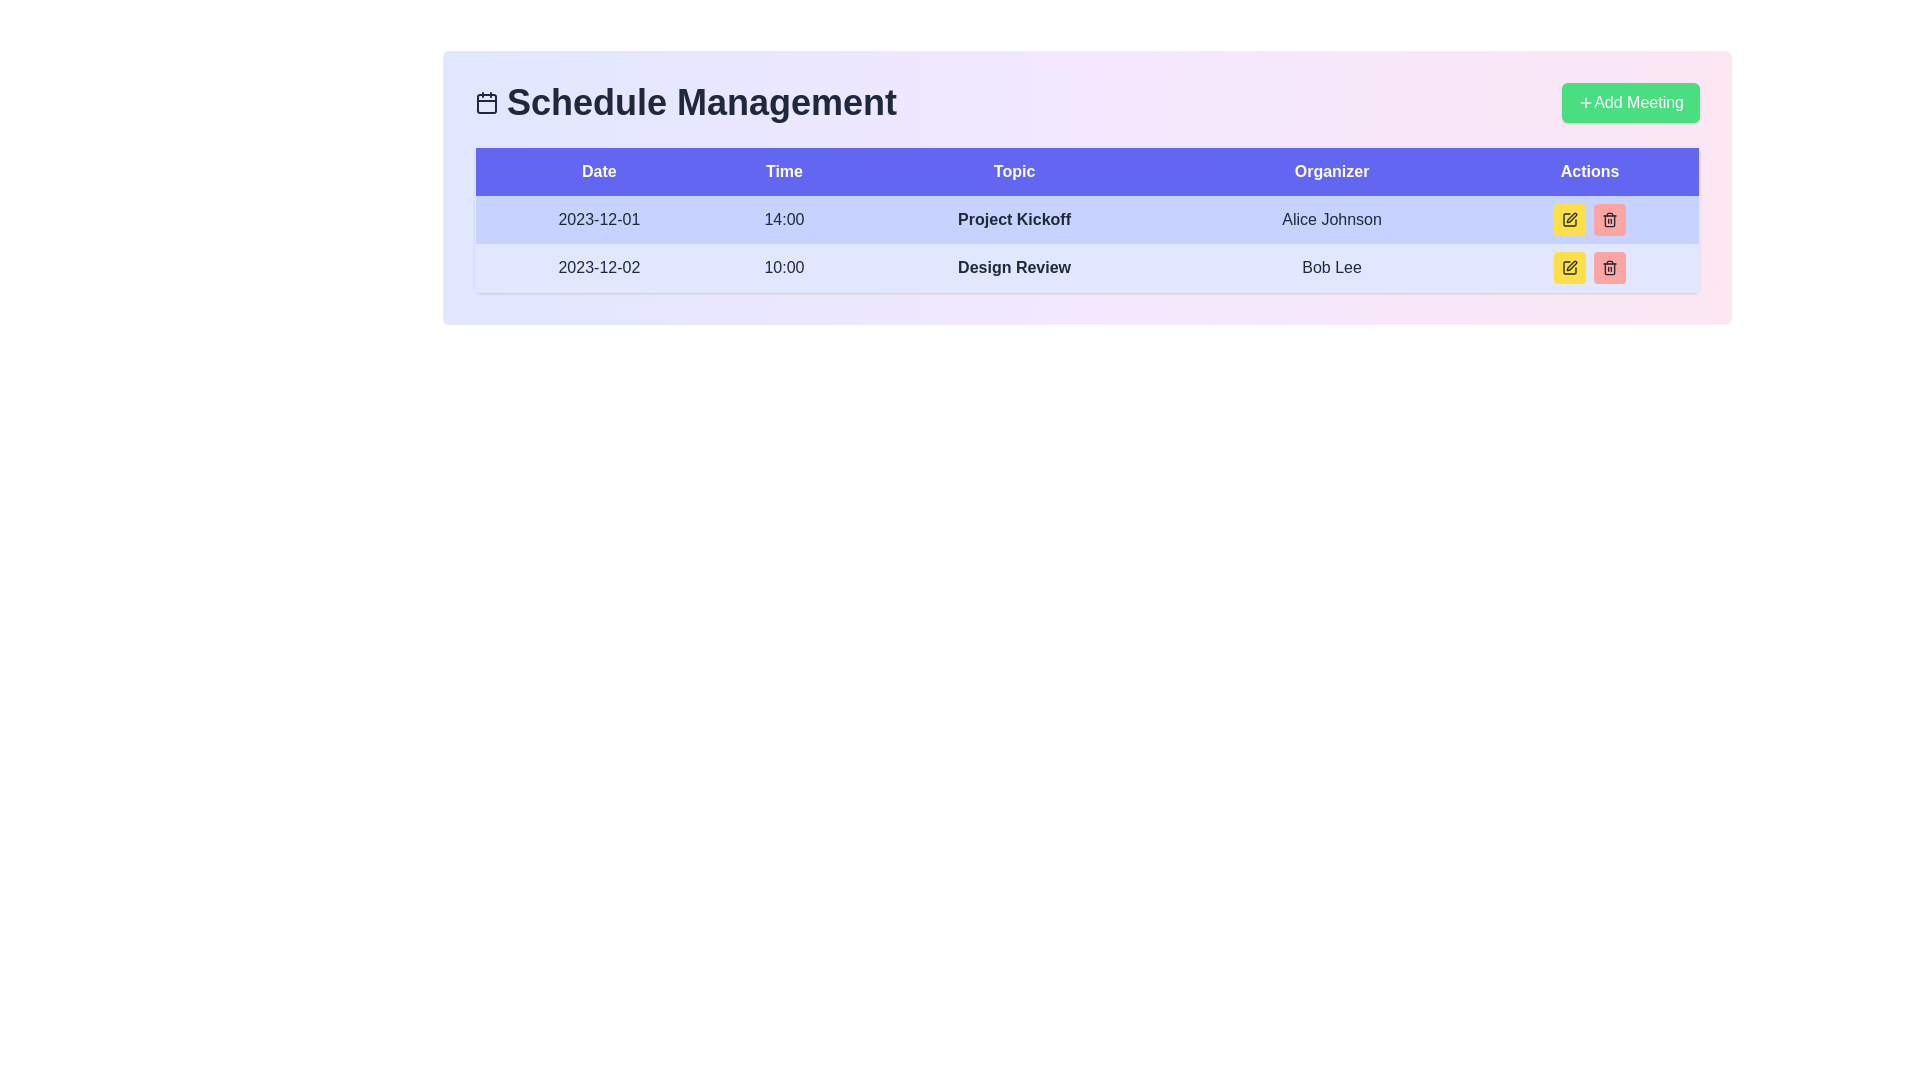  I want to click on the 'Edit' button located in the 'Actions' column of the second row under the 'Bob Lee' organizer name, so click(1568, 266).